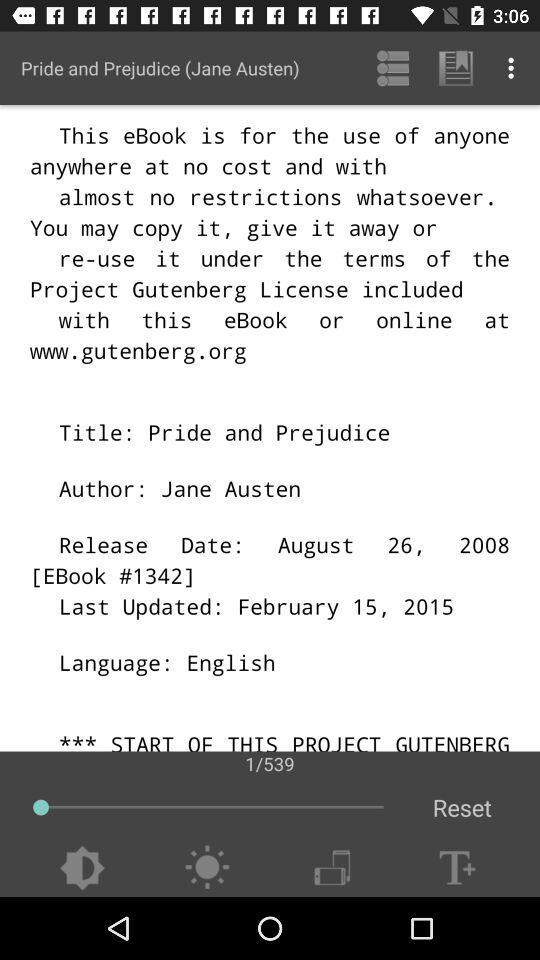  I want to click on change brightness, so click(81, 867).